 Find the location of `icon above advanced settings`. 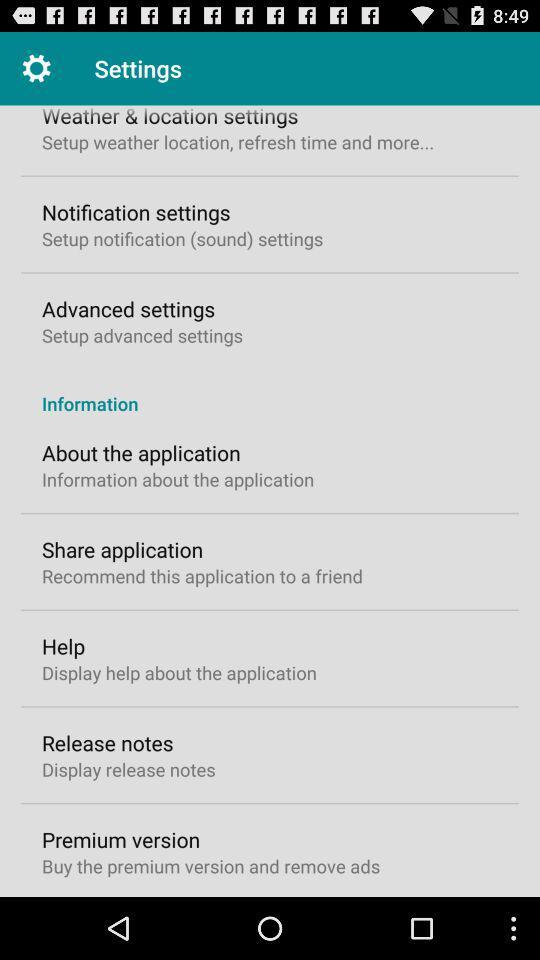

icon above advanced settings is located at coordinates (182, 238).